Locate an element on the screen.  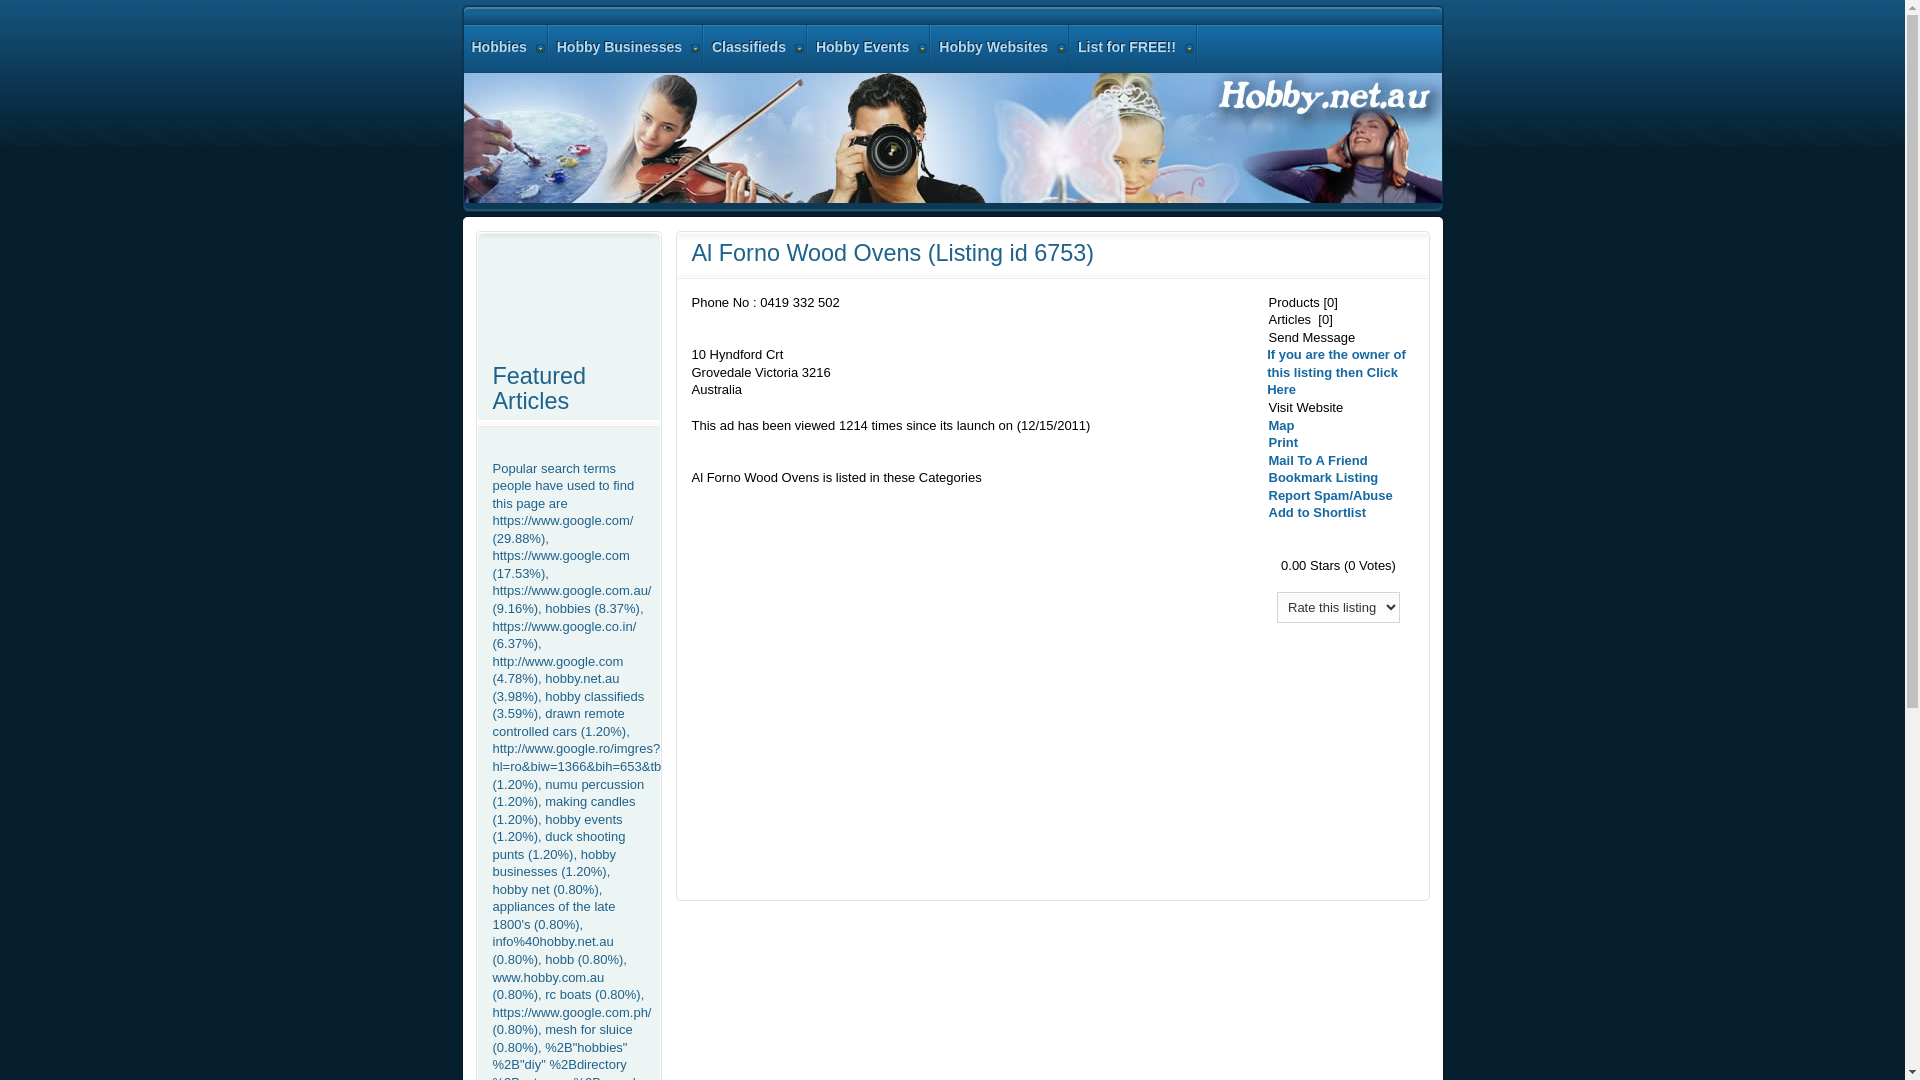
'Hobby Websites' is located at coordinates (1000, 47).